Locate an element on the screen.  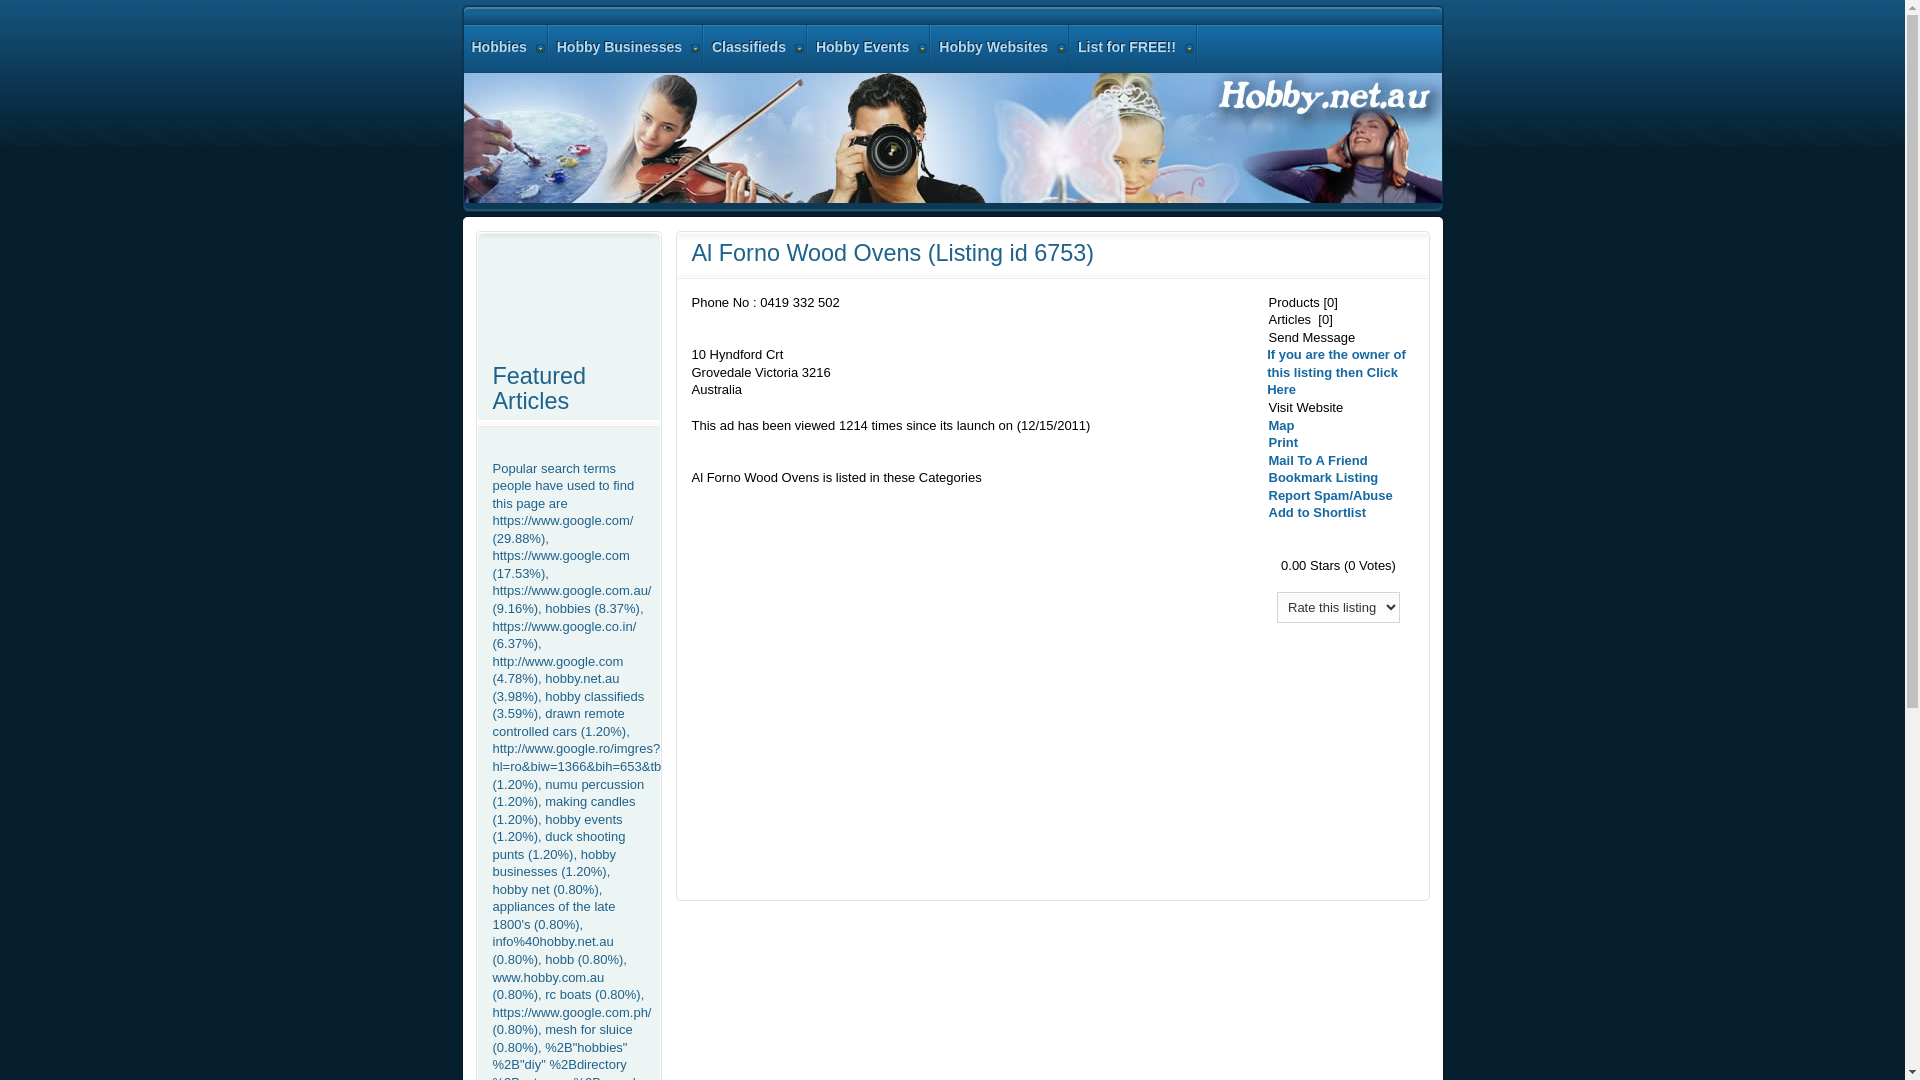
'Hobby Websites' is located at coordinates (1000, 47).